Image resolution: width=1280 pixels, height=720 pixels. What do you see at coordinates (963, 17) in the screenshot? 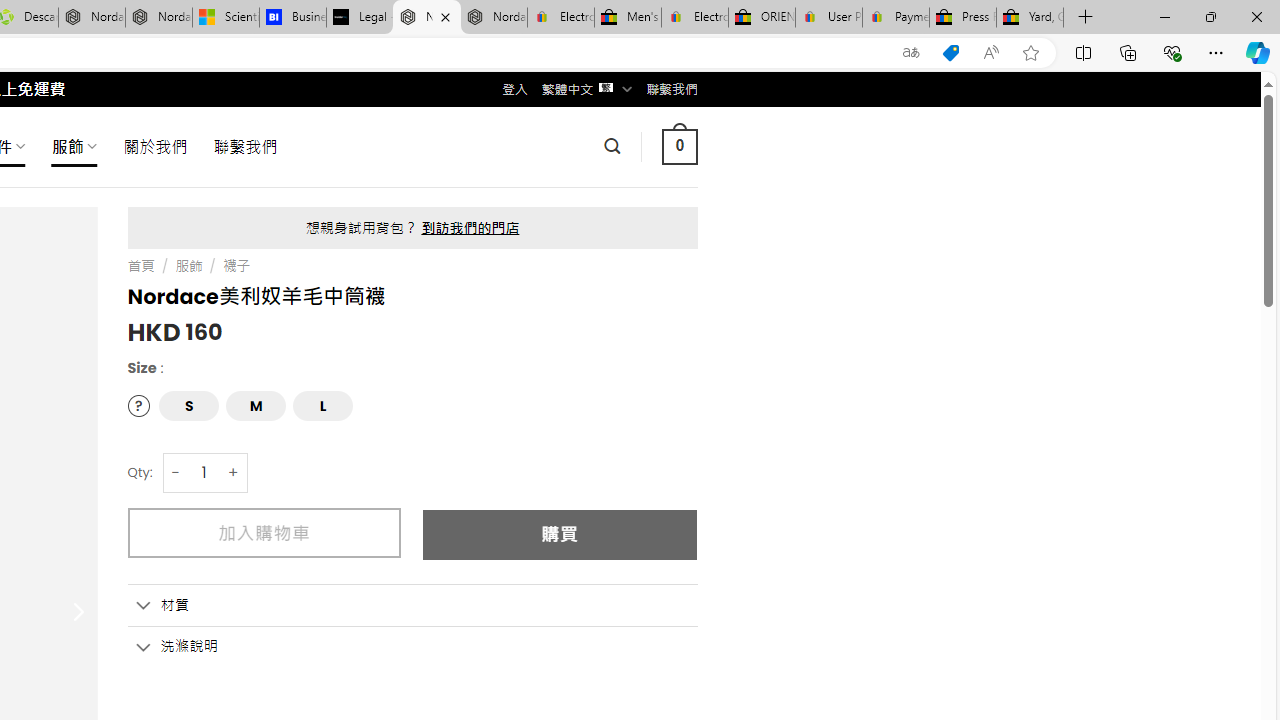
I see `'Press Room - eBay Inc.'` at bounding box center [963, 17].